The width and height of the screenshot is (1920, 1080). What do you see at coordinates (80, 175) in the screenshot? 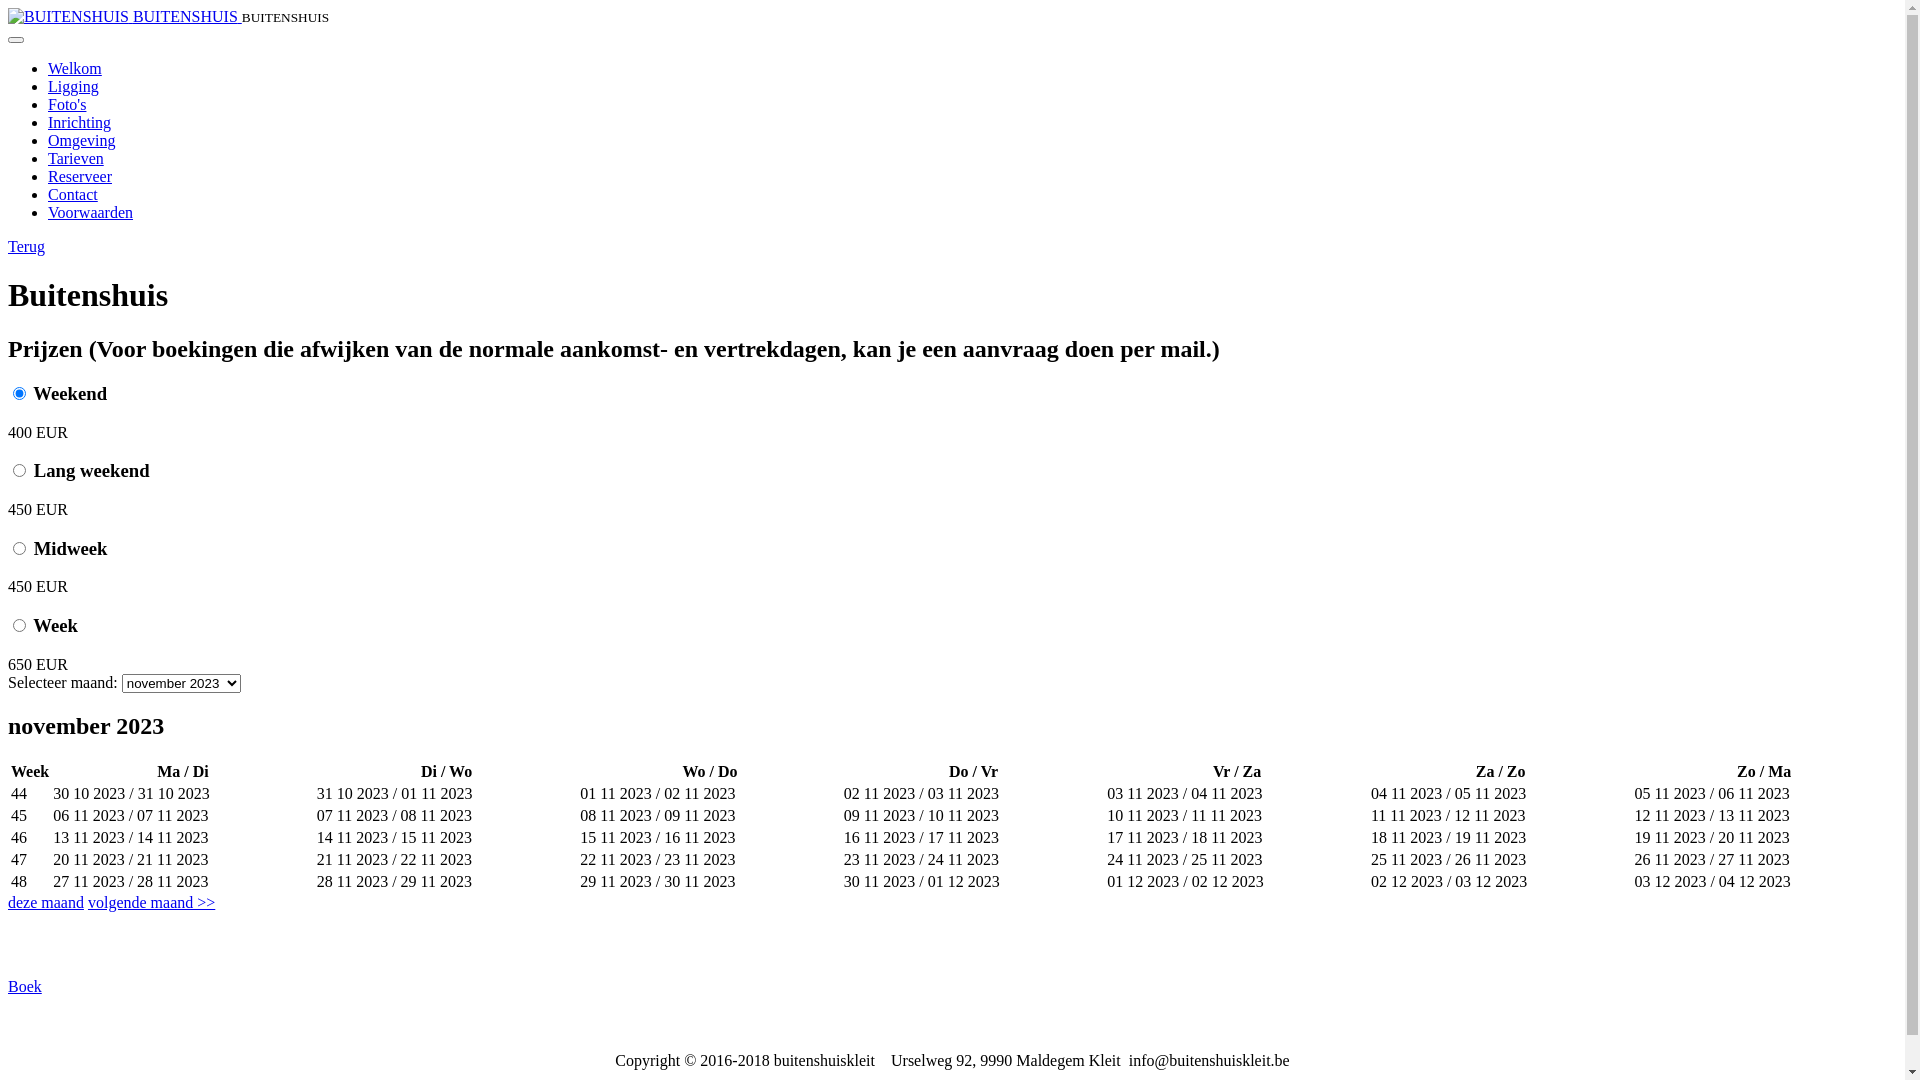
I see `'Reserveer'` at bounding box center [80, 175].